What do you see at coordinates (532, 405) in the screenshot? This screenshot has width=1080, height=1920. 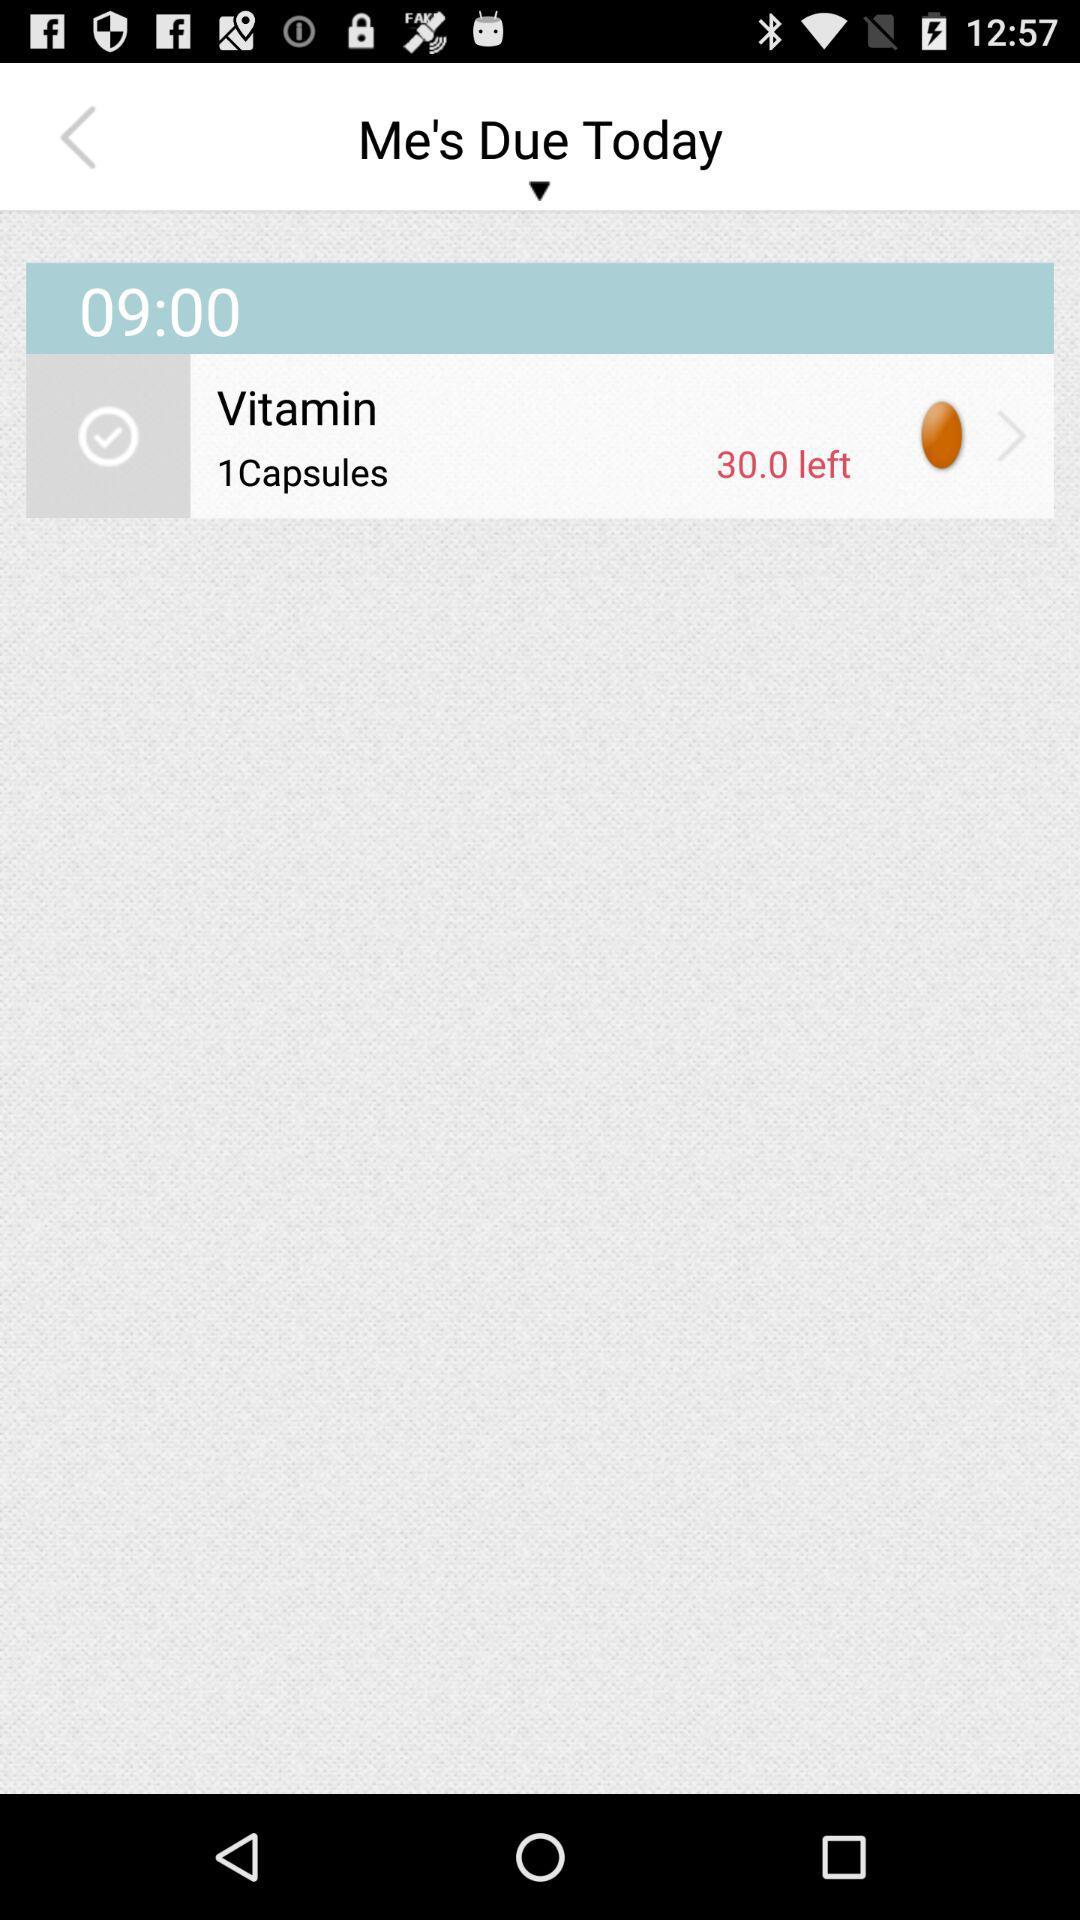 I see `the vitamin item` at bounding box center [532, 405].